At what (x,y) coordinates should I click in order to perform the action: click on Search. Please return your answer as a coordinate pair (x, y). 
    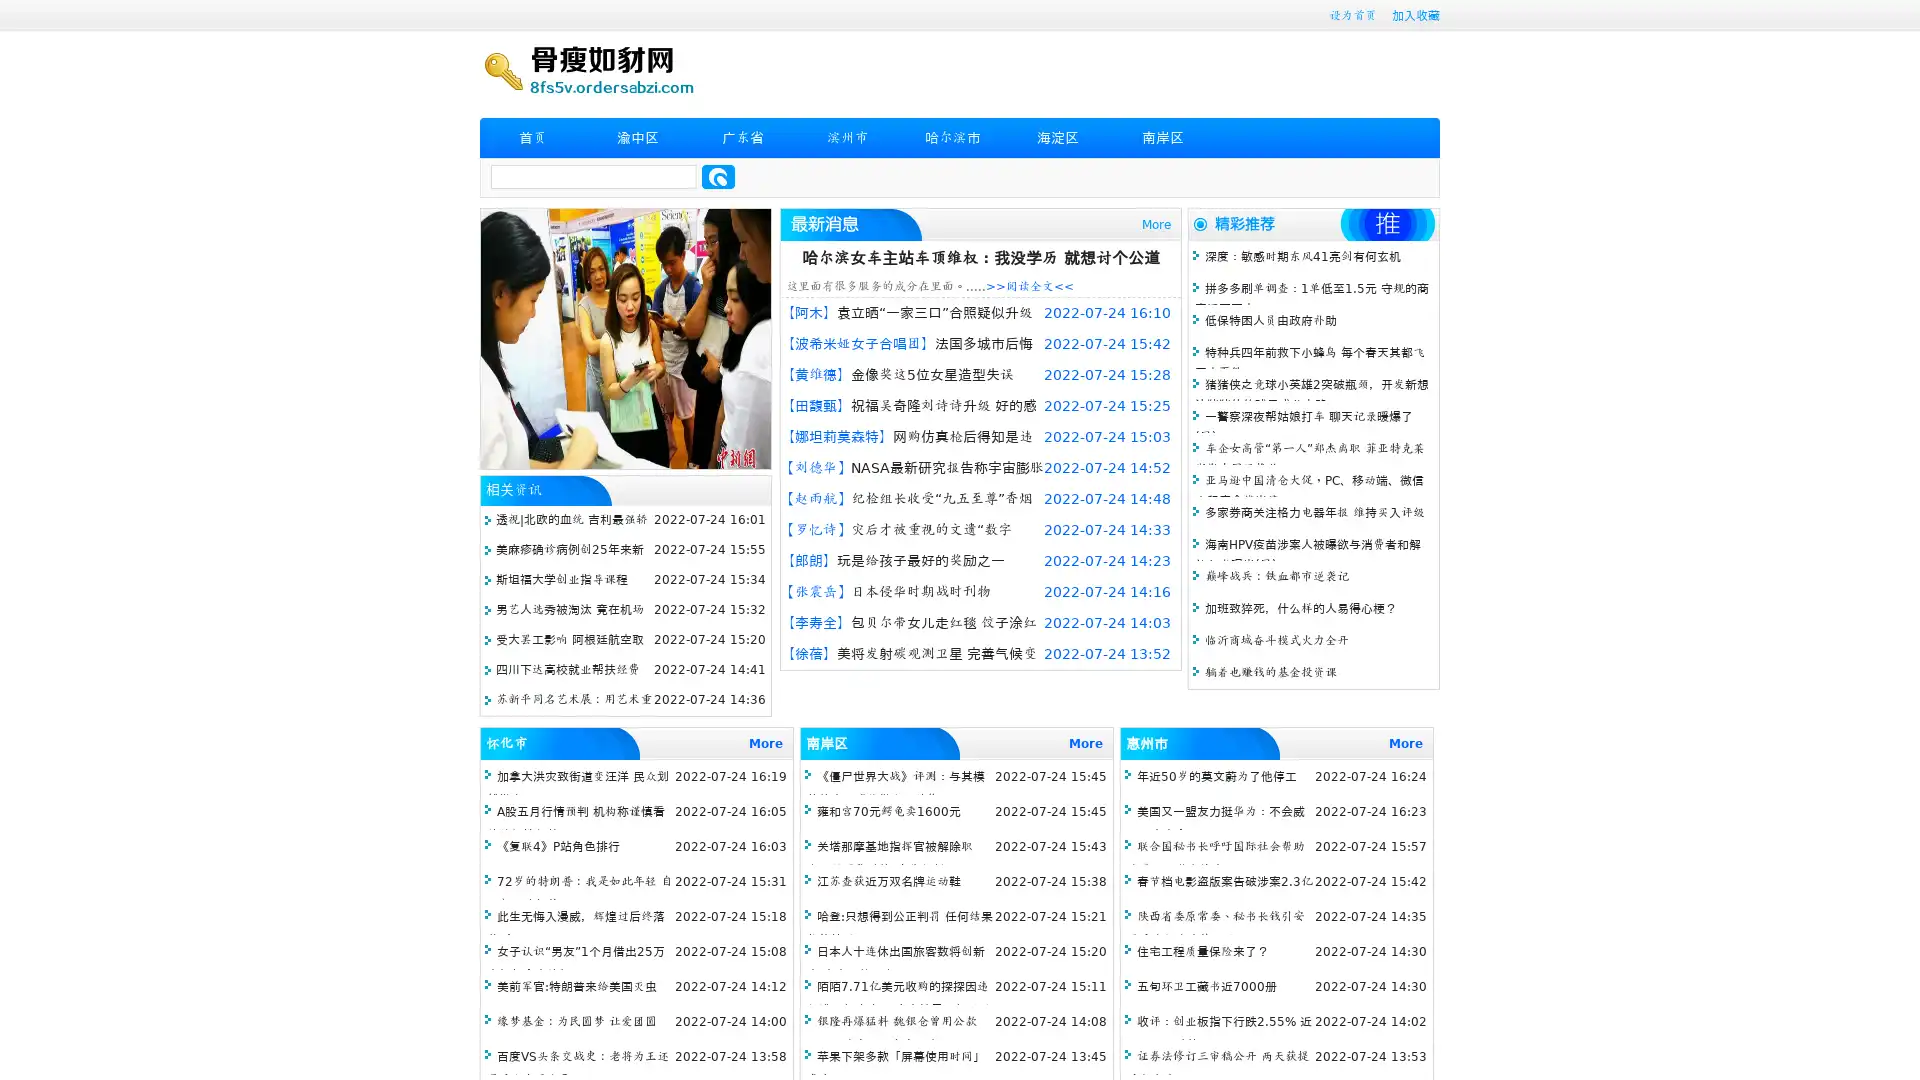
    Looking at the image, I should click on (718, 176).